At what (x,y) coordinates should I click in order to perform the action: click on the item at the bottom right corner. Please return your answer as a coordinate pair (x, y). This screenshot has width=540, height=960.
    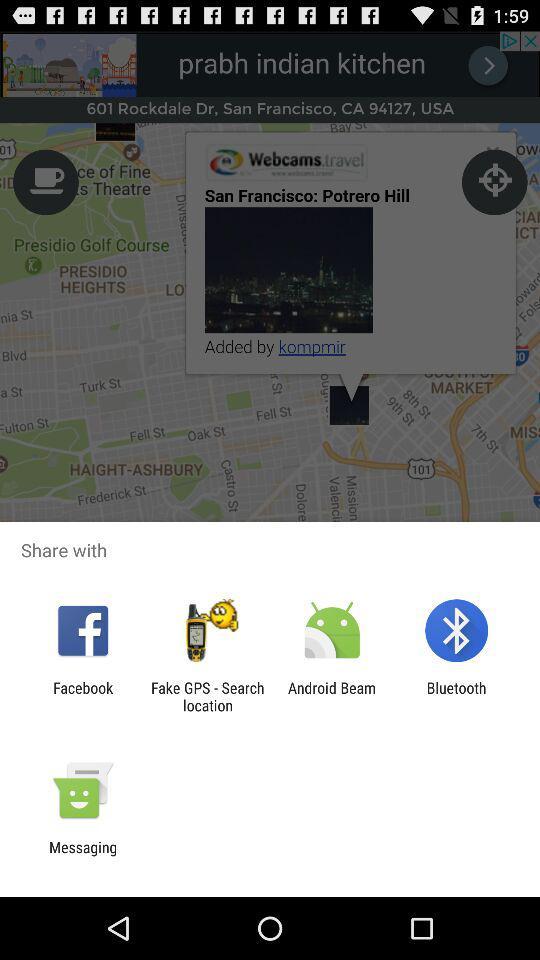
    Looking at the image, I should click on (456, 696).